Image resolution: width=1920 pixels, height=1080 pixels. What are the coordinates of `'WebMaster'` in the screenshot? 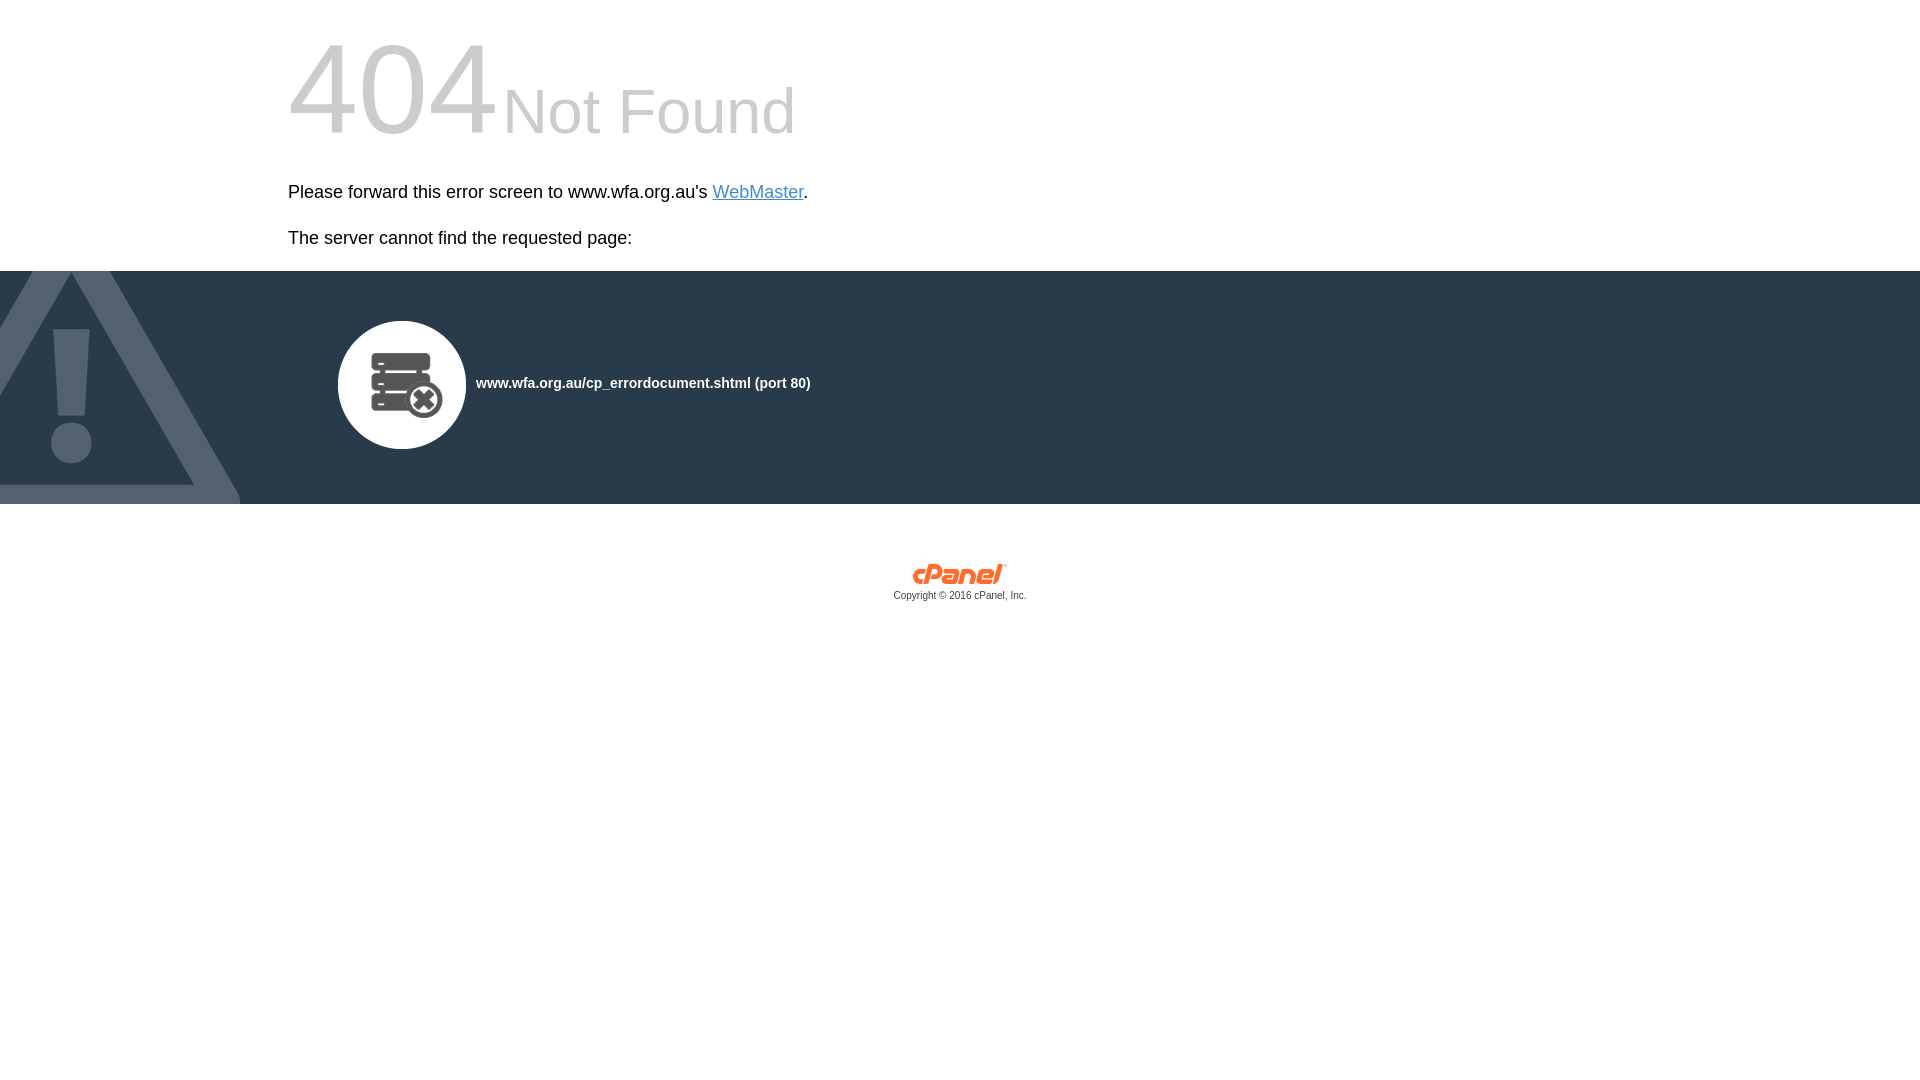 It's located at (713, 192).